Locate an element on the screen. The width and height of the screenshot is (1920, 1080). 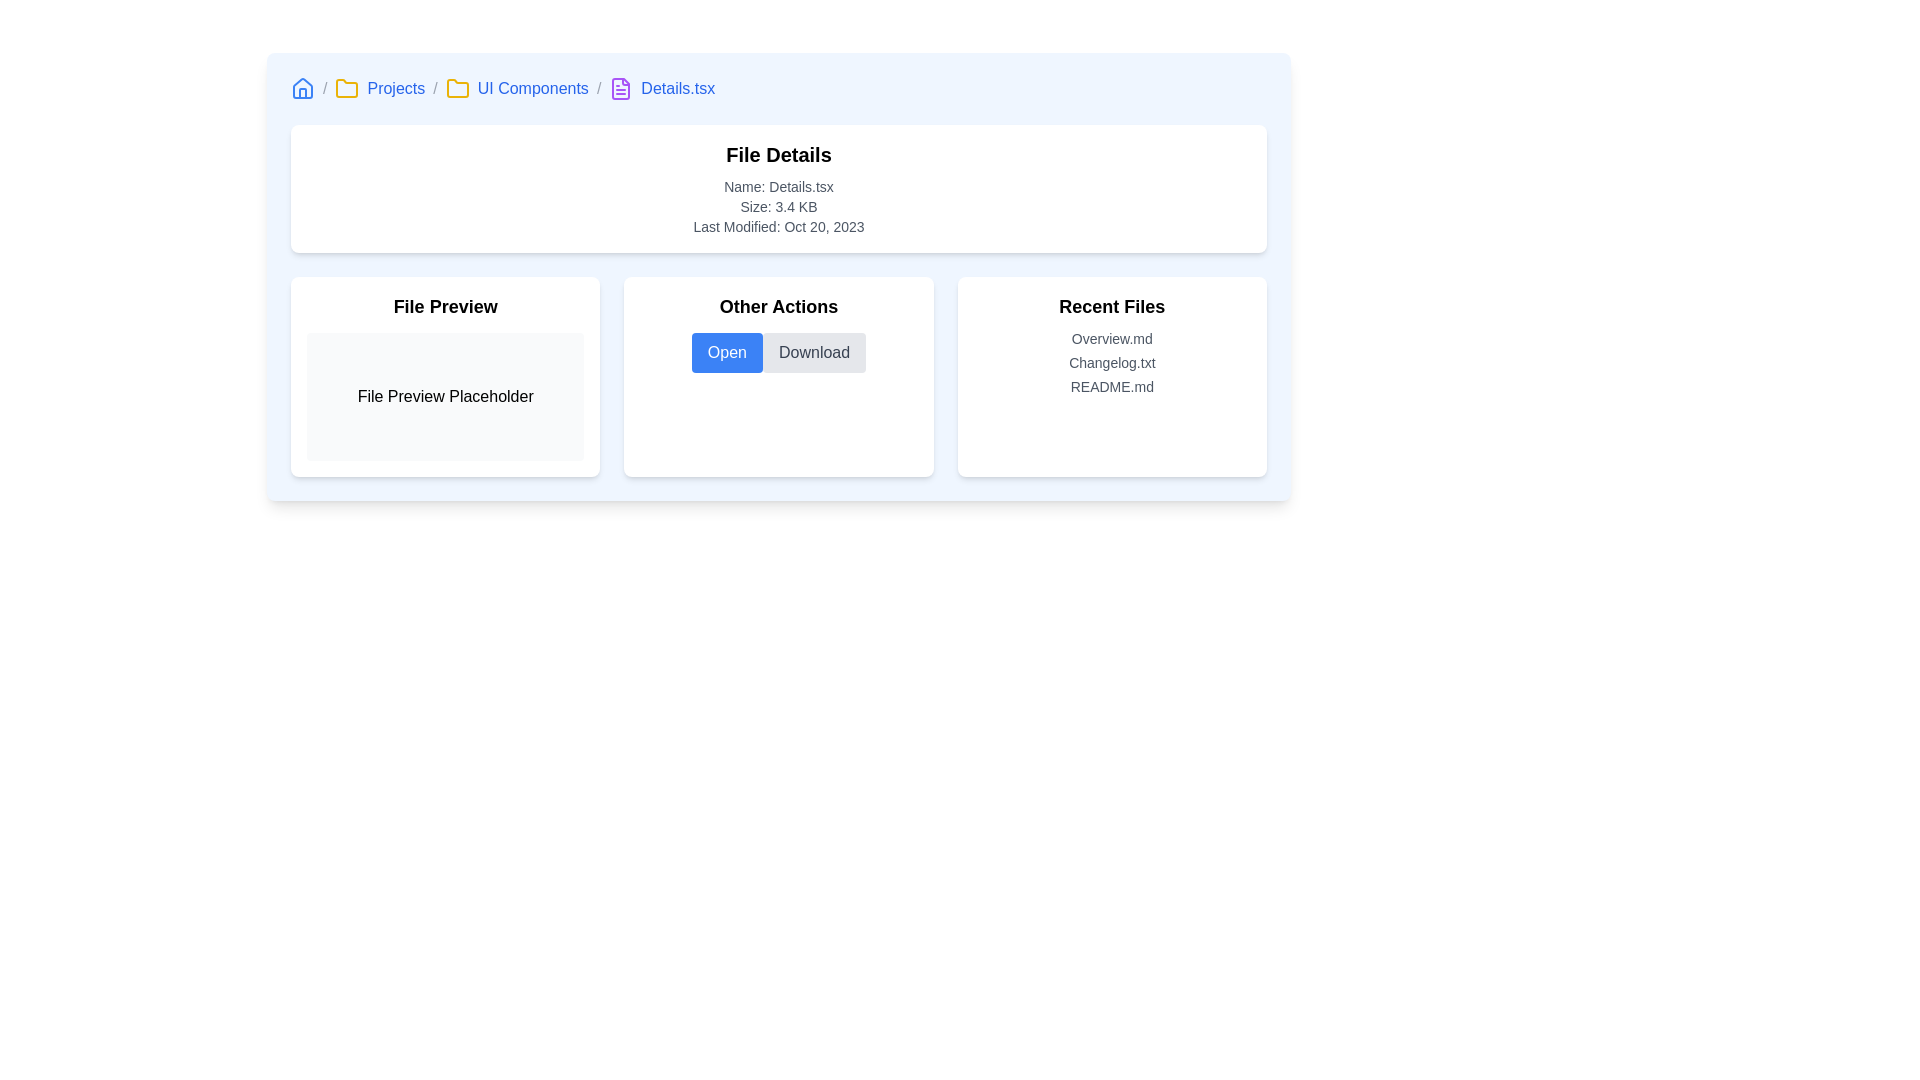
the text label displaying 'Changelog.txt' in the 'Recent Files' section is located at coordinates (1111, 362).